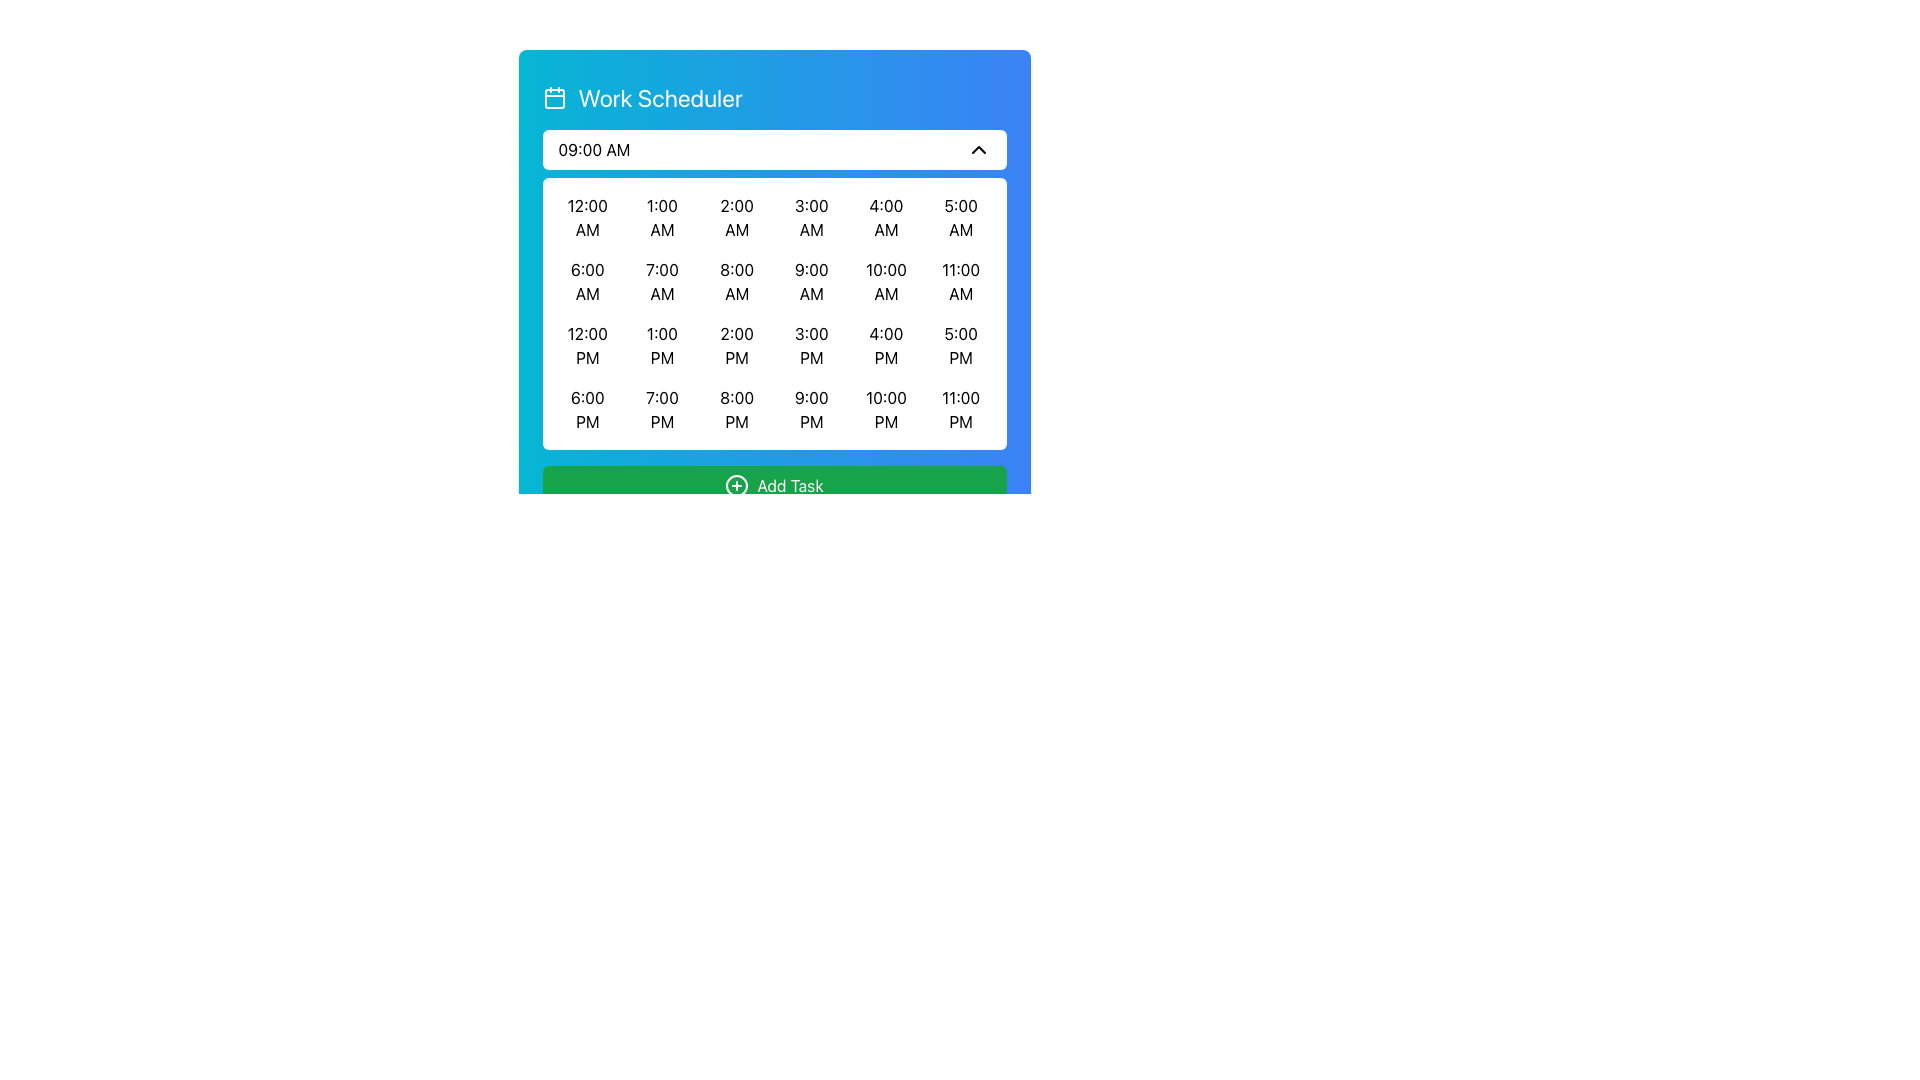 The height and width of the screenshot is (1080, 1920). I want to click on the '12:00 AM' button located at the top-left corner of the time picker grid, so click(586, 218).